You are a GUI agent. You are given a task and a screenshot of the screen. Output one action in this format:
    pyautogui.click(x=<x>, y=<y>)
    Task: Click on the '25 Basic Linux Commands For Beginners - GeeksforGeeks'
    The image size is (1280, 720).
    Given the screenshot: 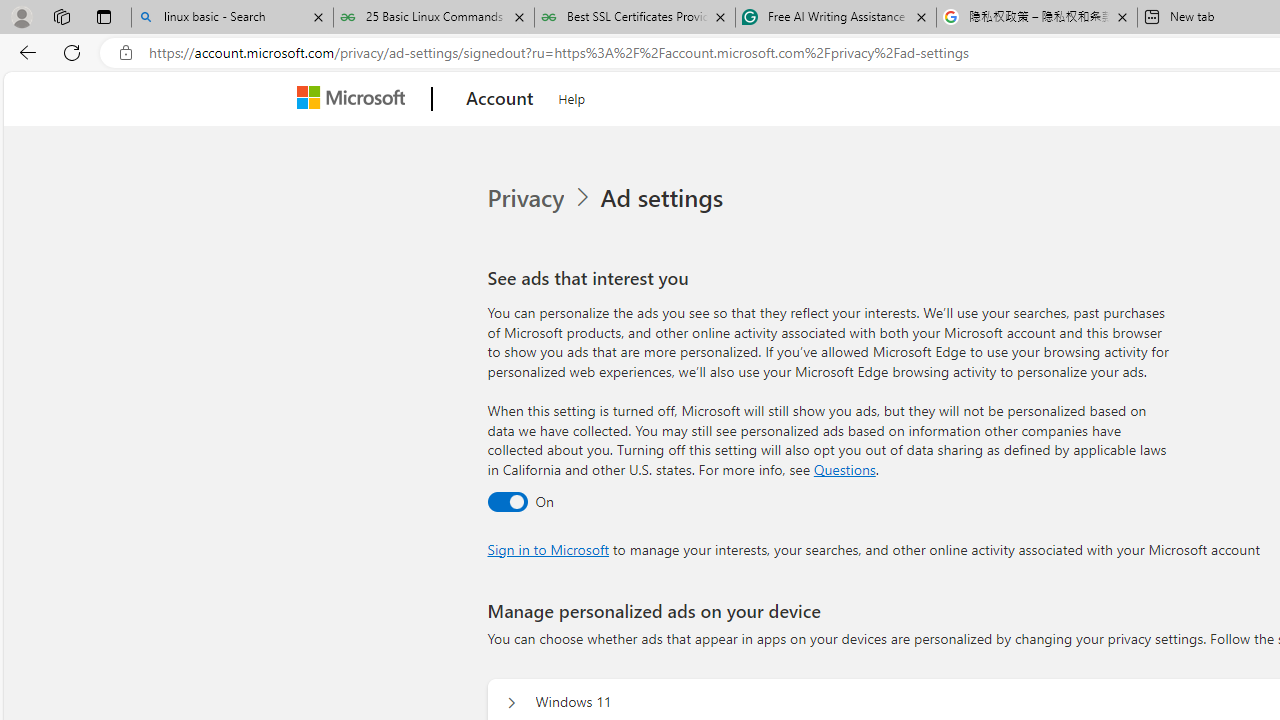 What is the action you would take?
    pyautogui.click(x=432, y=17)
    